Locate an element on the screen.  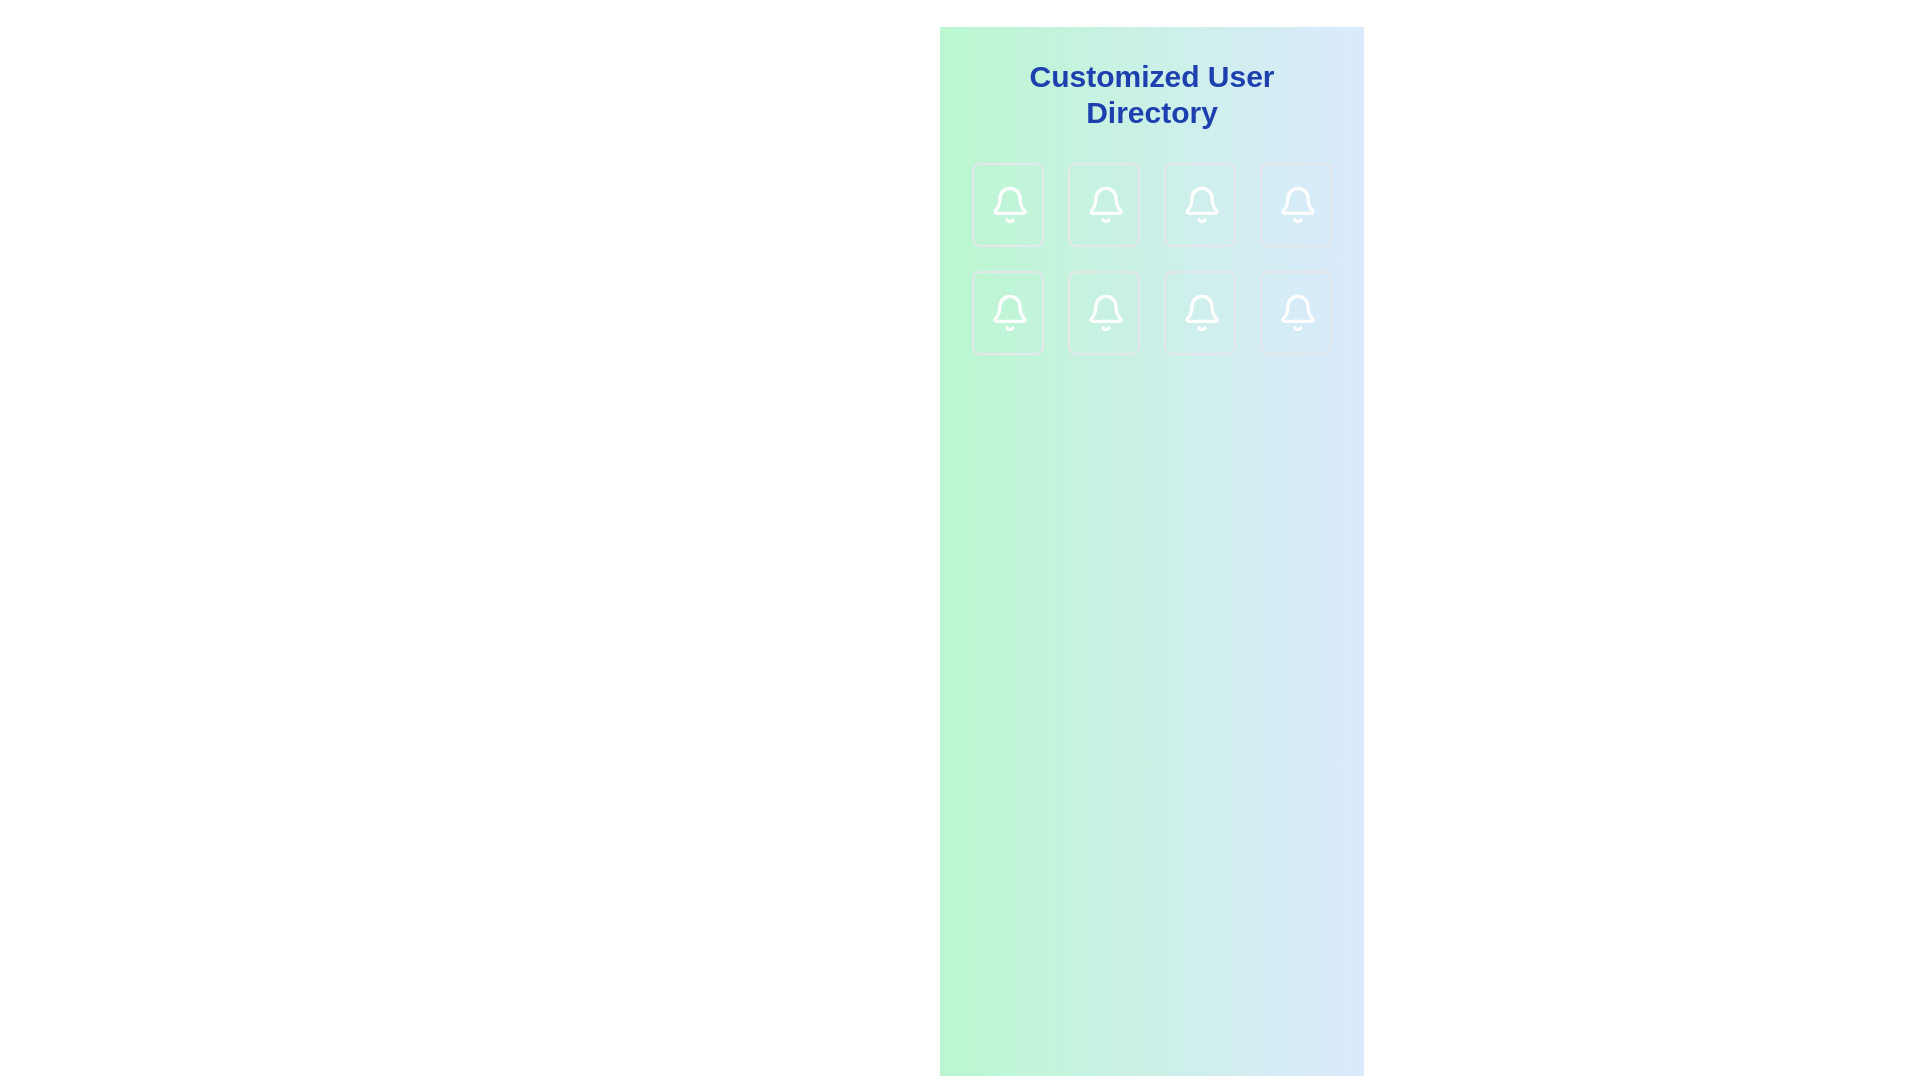
the notification button located in the first row, first column of the grid layout is located at coordinates (1008, 204).